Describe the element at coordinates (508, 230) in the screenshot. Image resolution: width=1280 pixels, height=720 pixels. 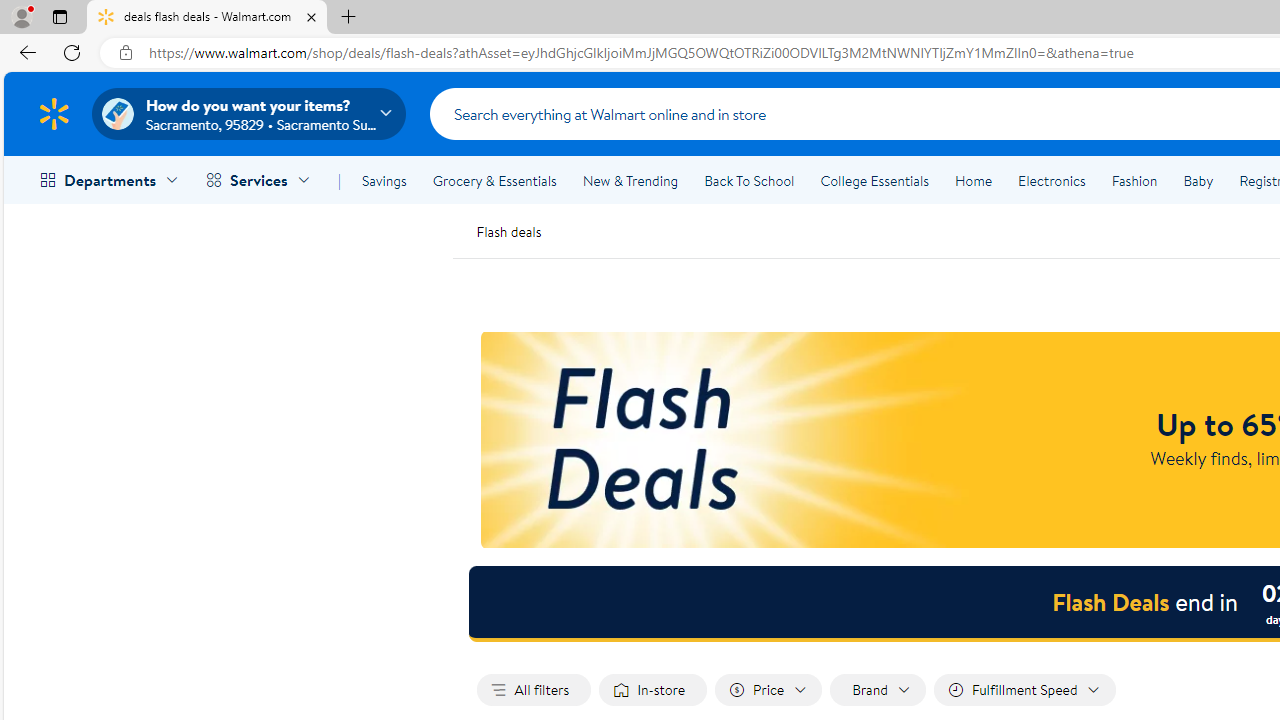
I see `'Flash deals'` at that location.